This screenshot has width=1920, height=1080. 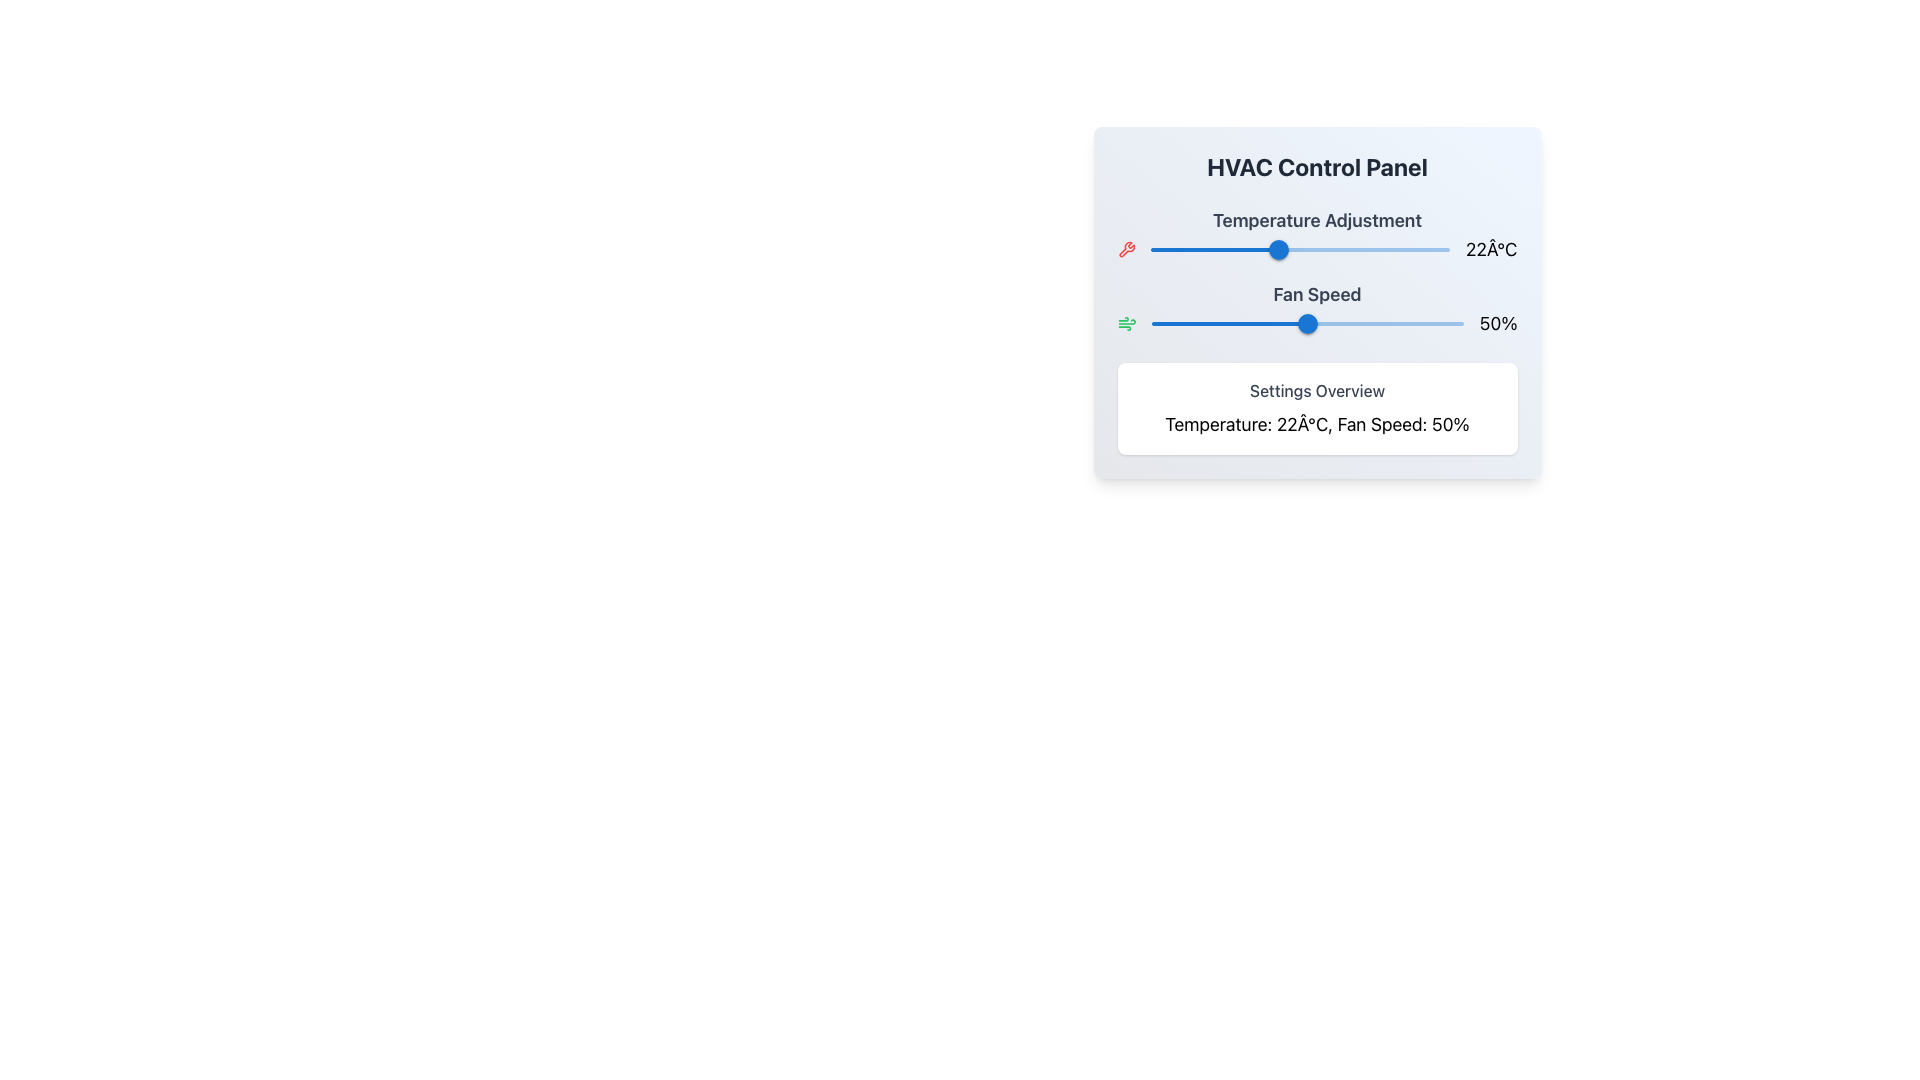 What do you see at coordinates (1170, 323) in the screenshot?
I see `fan speed` at bounding box center [1170, 323].